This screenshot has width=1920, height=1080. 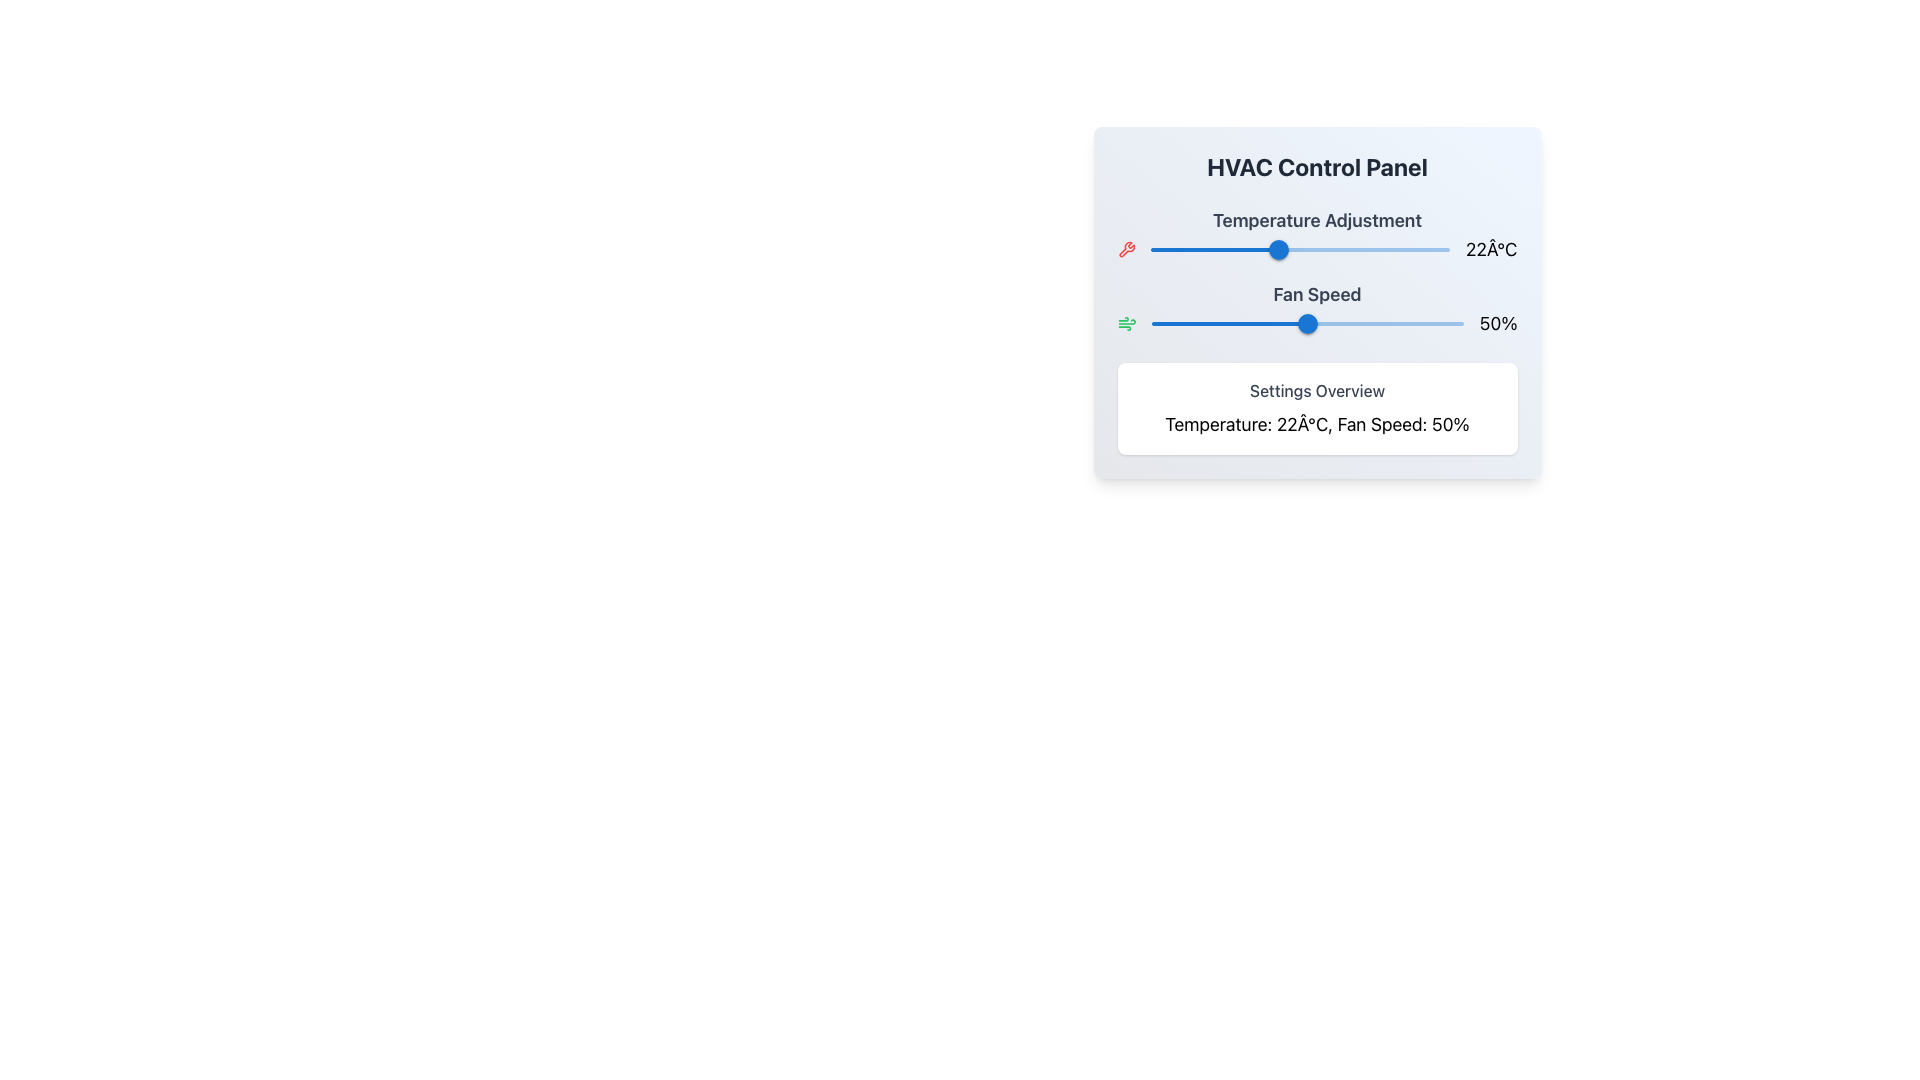 What do you see at coordinates (1170, 323) in the screenshot?
I see `fan speed` at bounding box center [1170, 323].